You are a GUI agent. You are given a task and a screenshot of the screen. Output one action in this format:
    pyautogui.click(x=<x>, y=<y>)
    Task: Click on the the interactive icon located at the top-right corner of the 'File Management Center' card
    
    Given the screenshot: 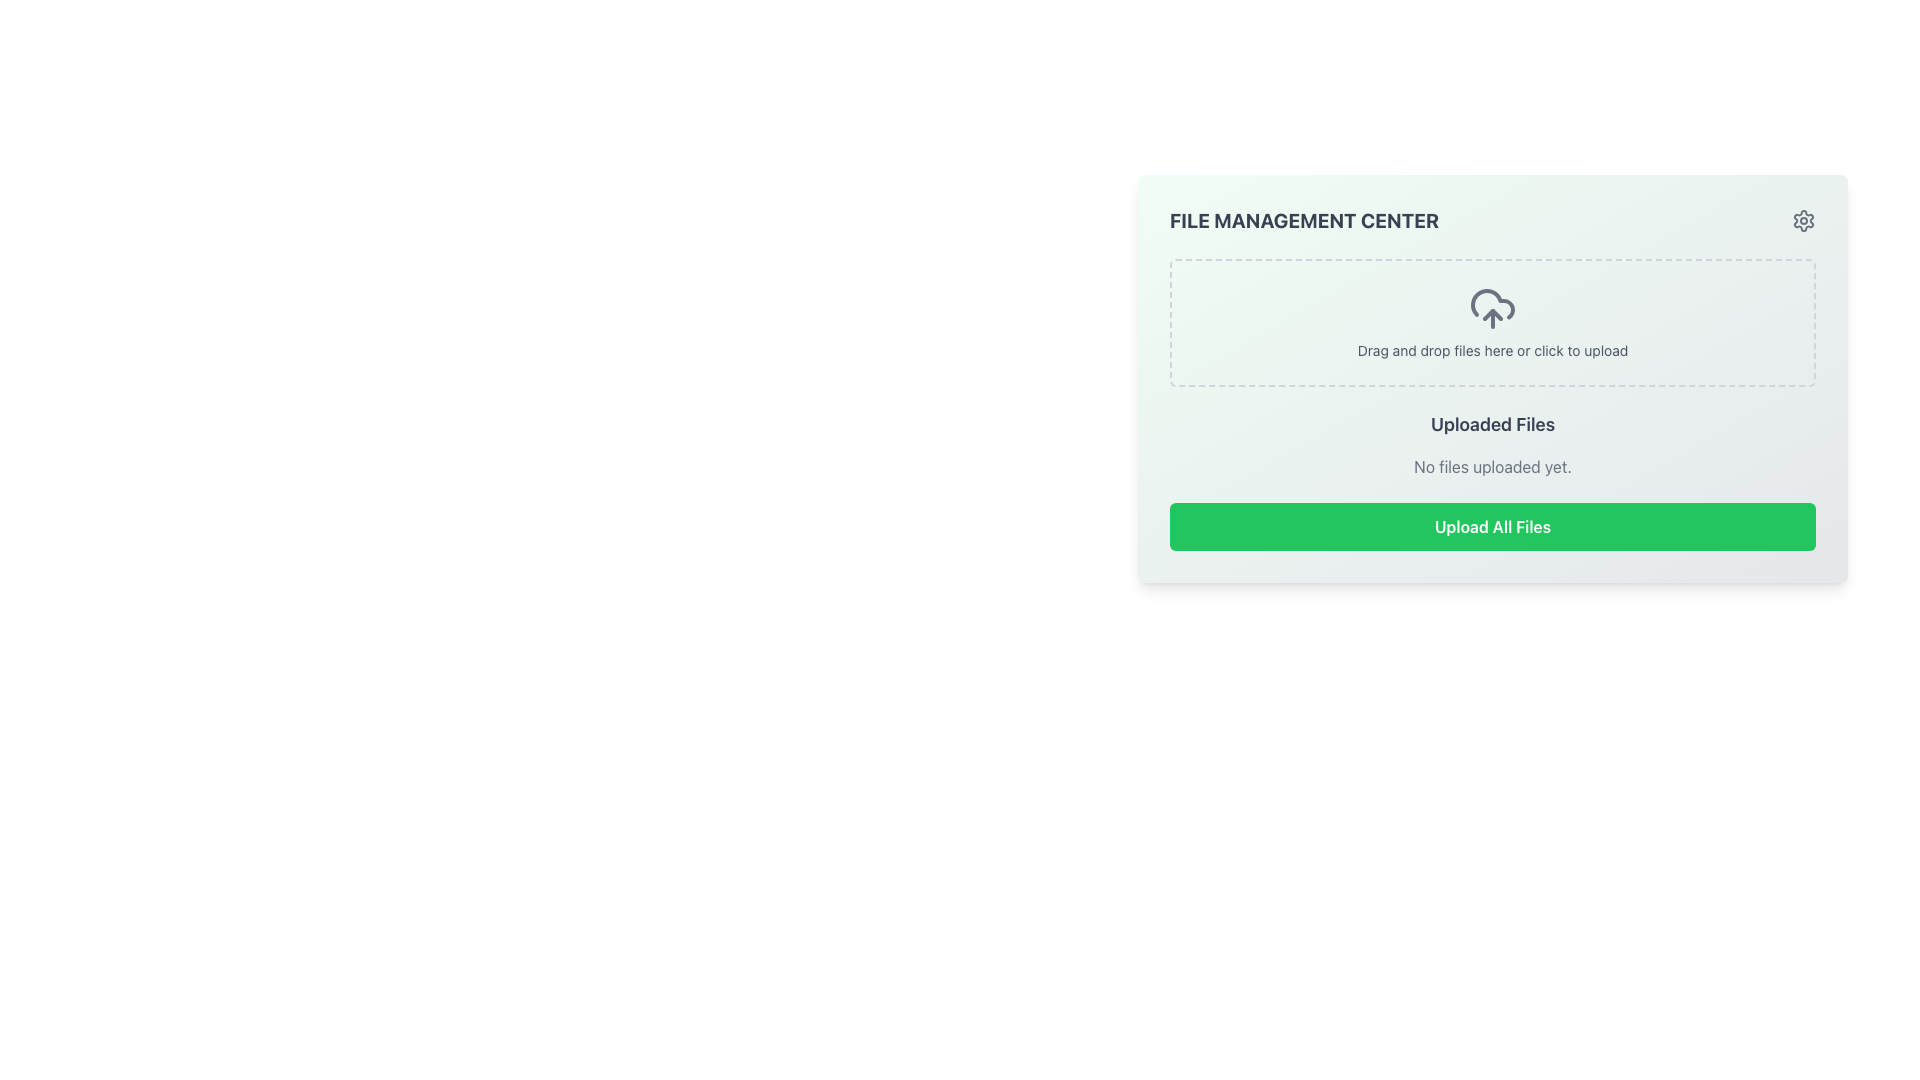 What is the action you would take?
    pyautogui.click(x=1804, y=220)
    